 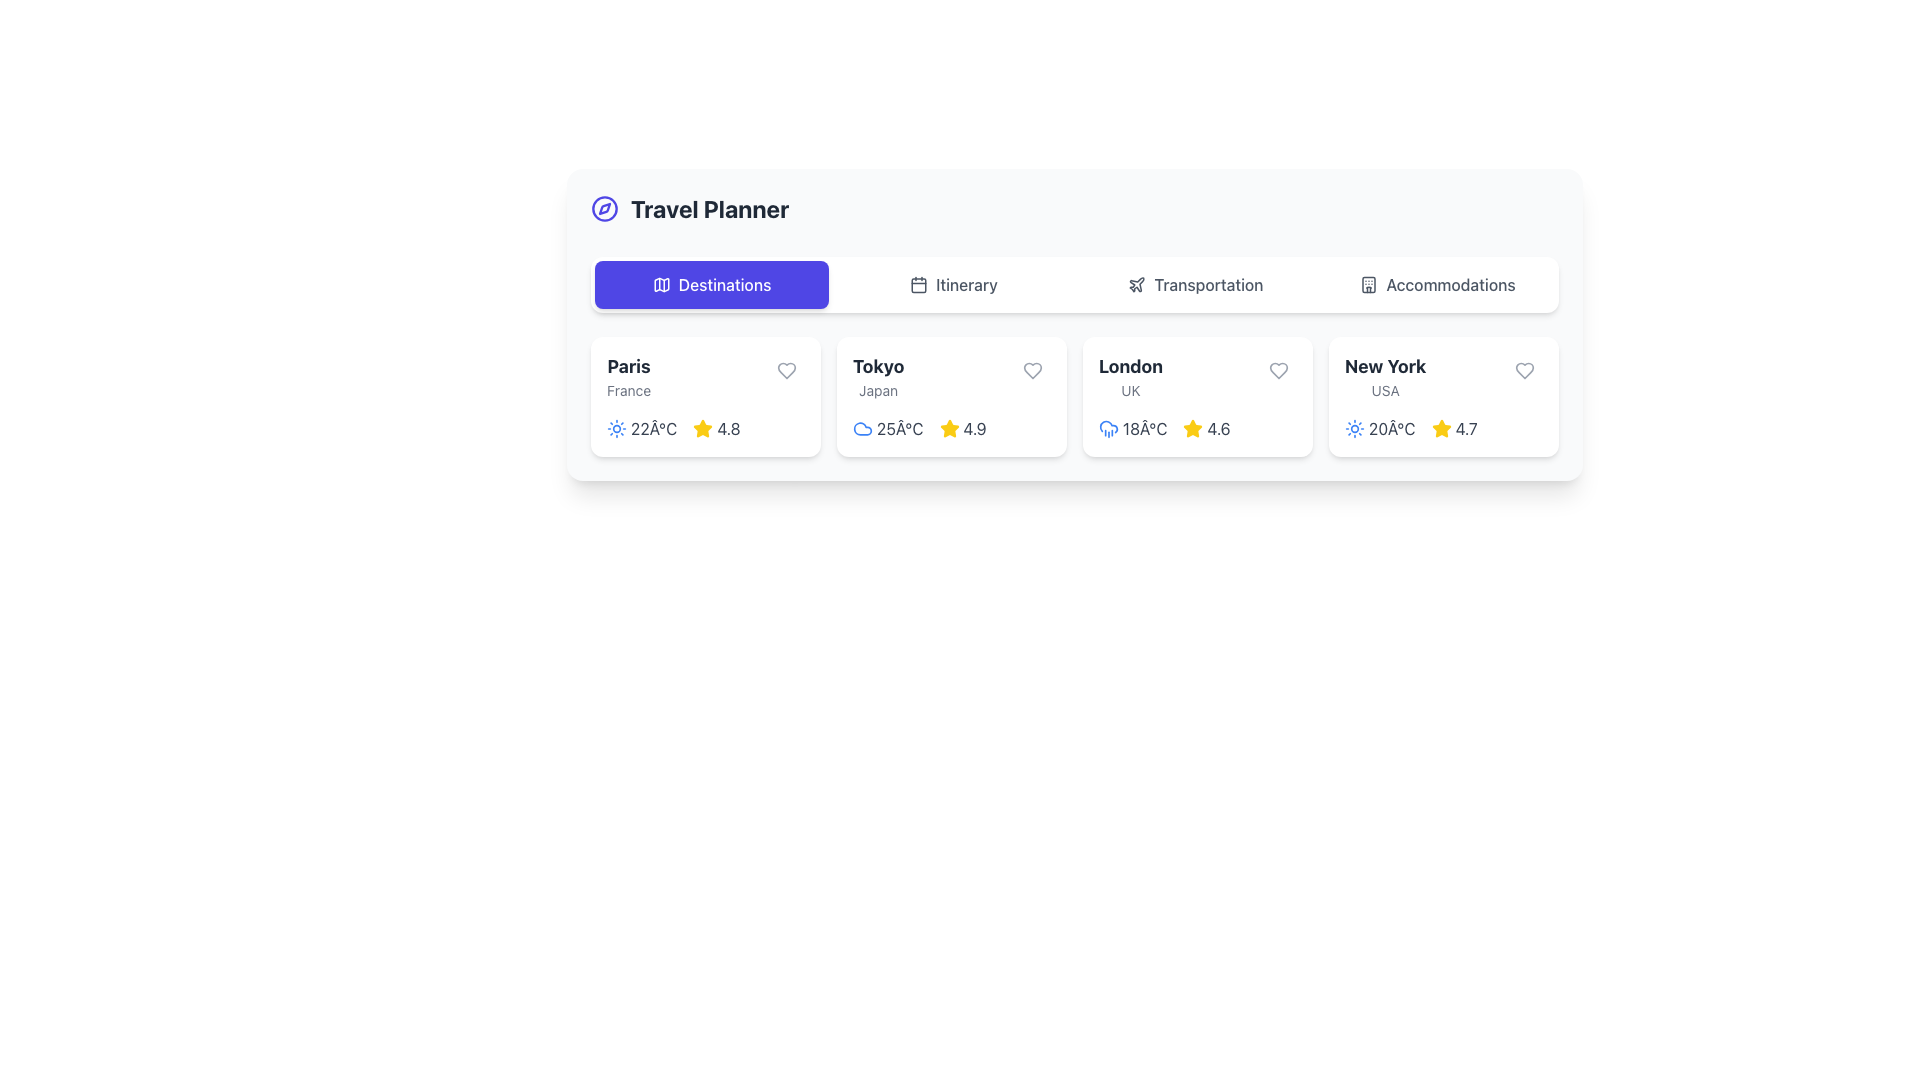 I want to click on temperature and rating information displayed for Tokyo, Japan, located at the bottom area of the corresponding card, adjacent to the favorite button, so click(x=950, y=427).